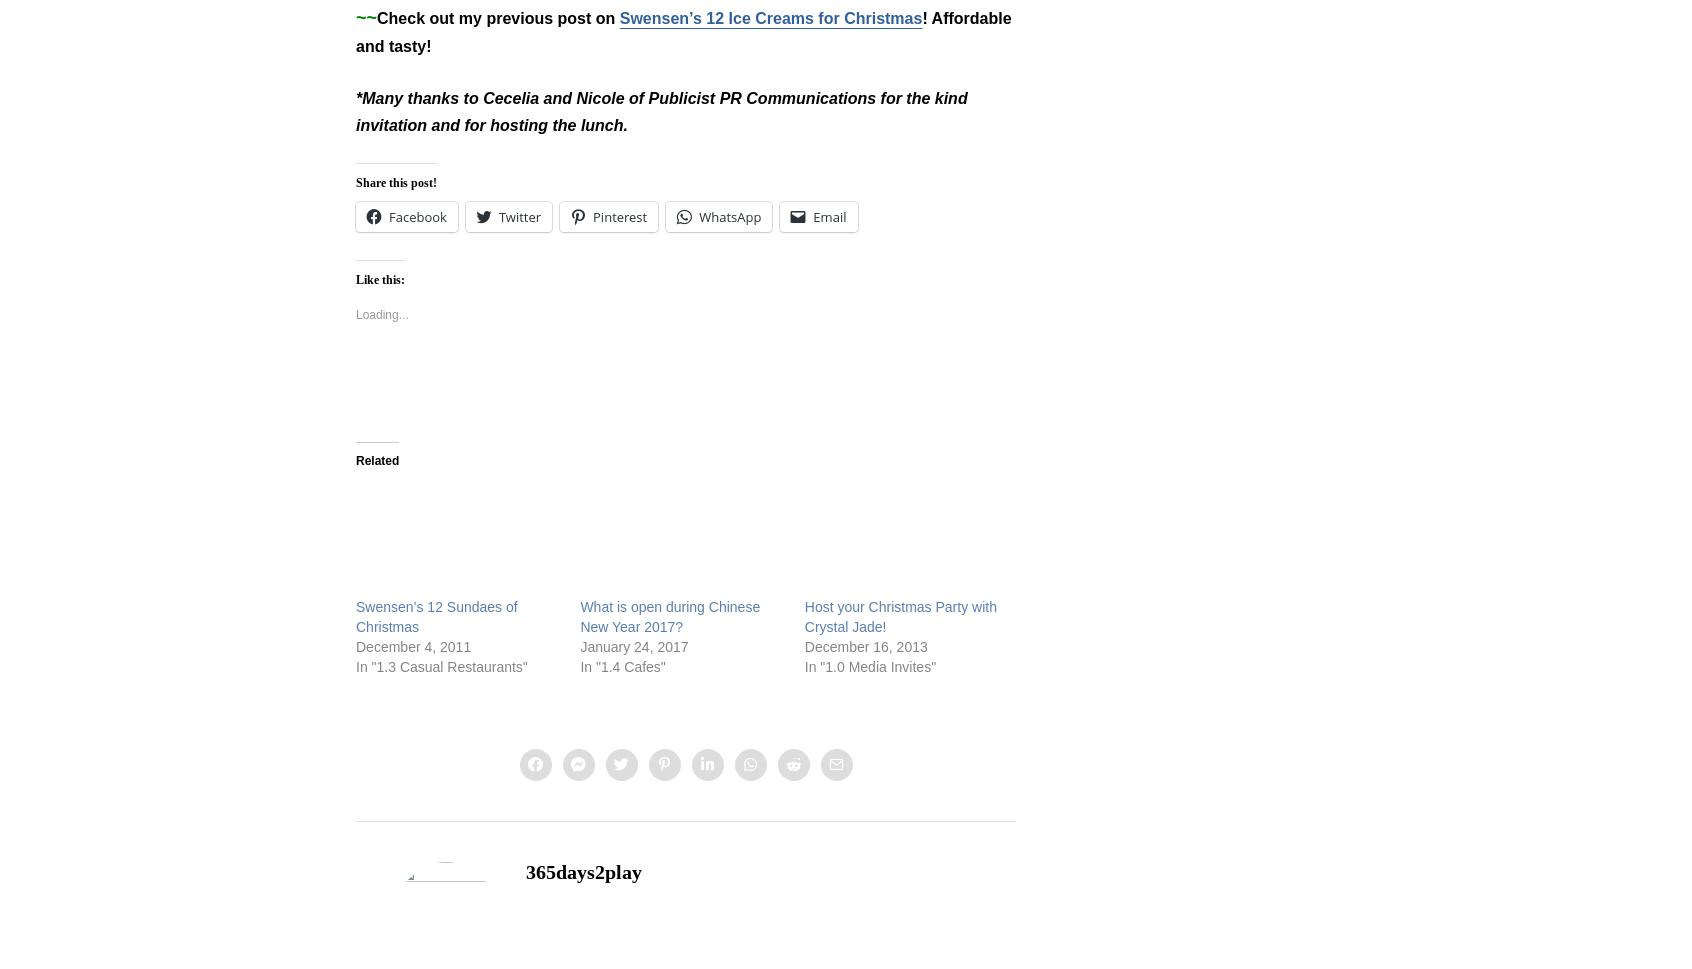  What do you see at coordinates (355, 279) in the screenshot?
I see `'Like this:'` at bounding box center [355, 279].